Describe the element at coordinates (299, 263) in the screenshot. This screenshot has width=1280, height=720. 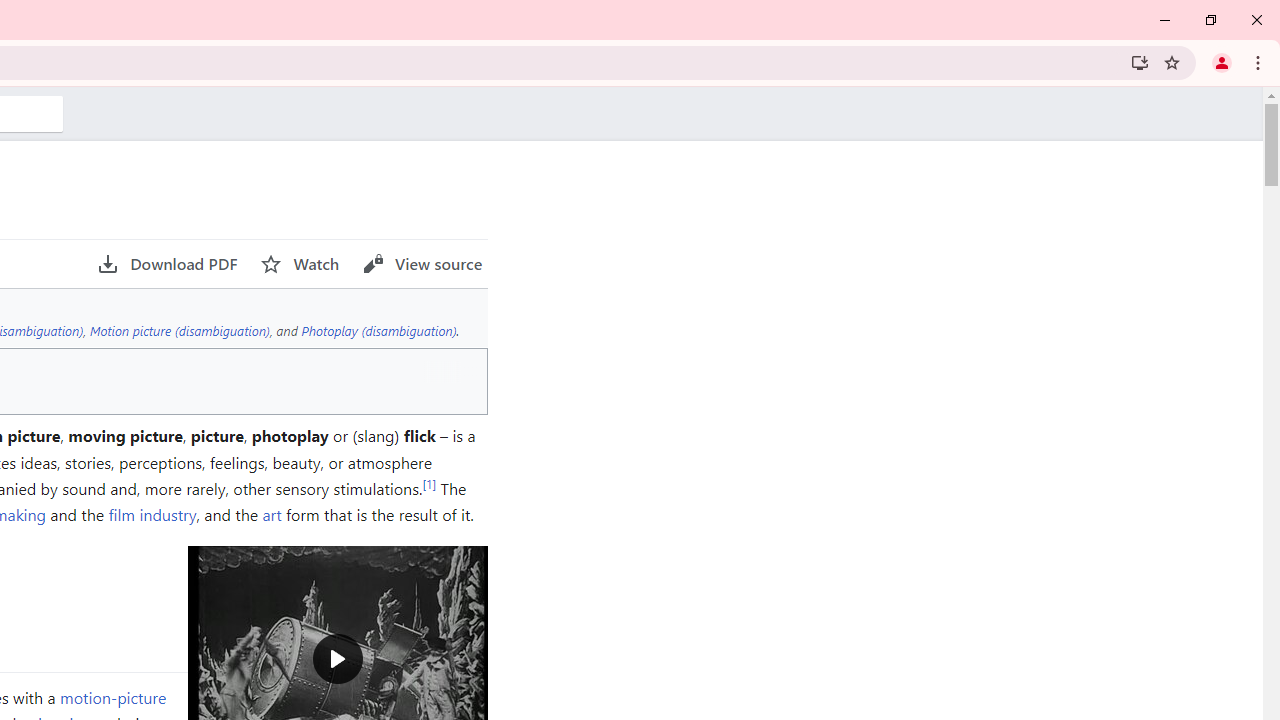
I see `'AutomationID: page-actions-watch'` at that location.